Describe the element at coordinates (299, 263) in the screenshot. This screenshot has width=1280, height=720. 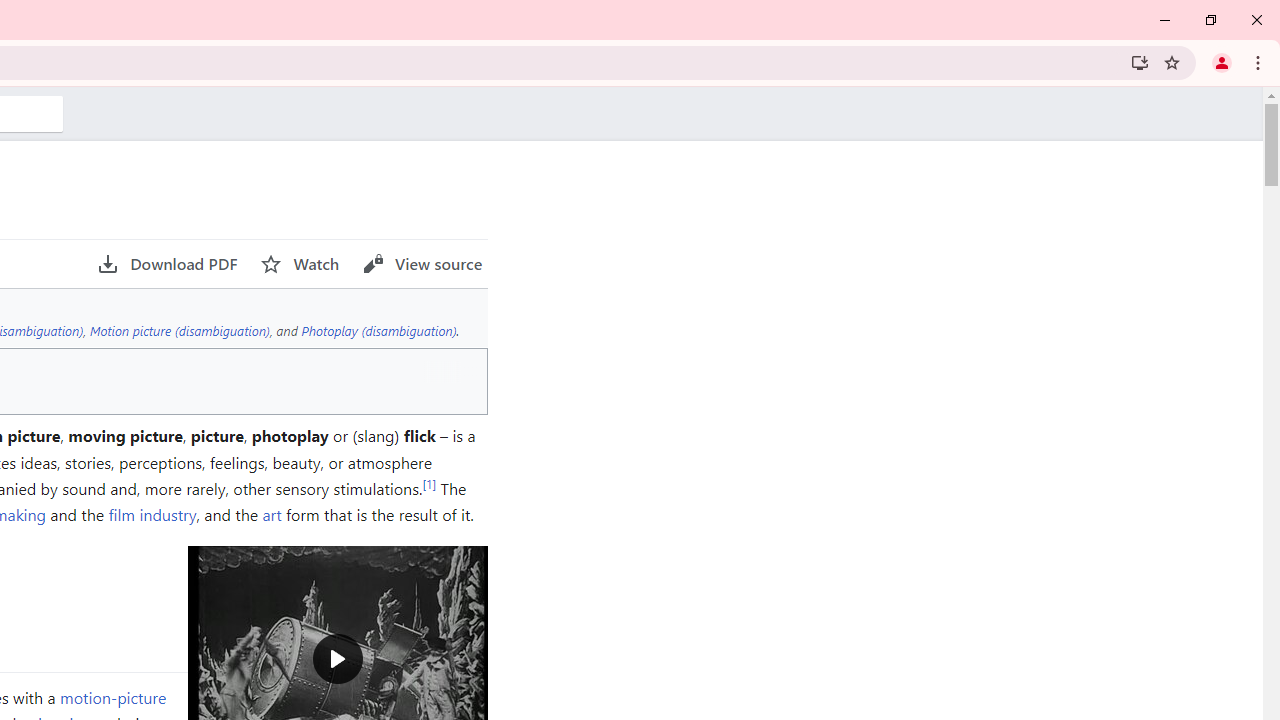
I see `'AutomationID: page-actions-watch'` at that location.